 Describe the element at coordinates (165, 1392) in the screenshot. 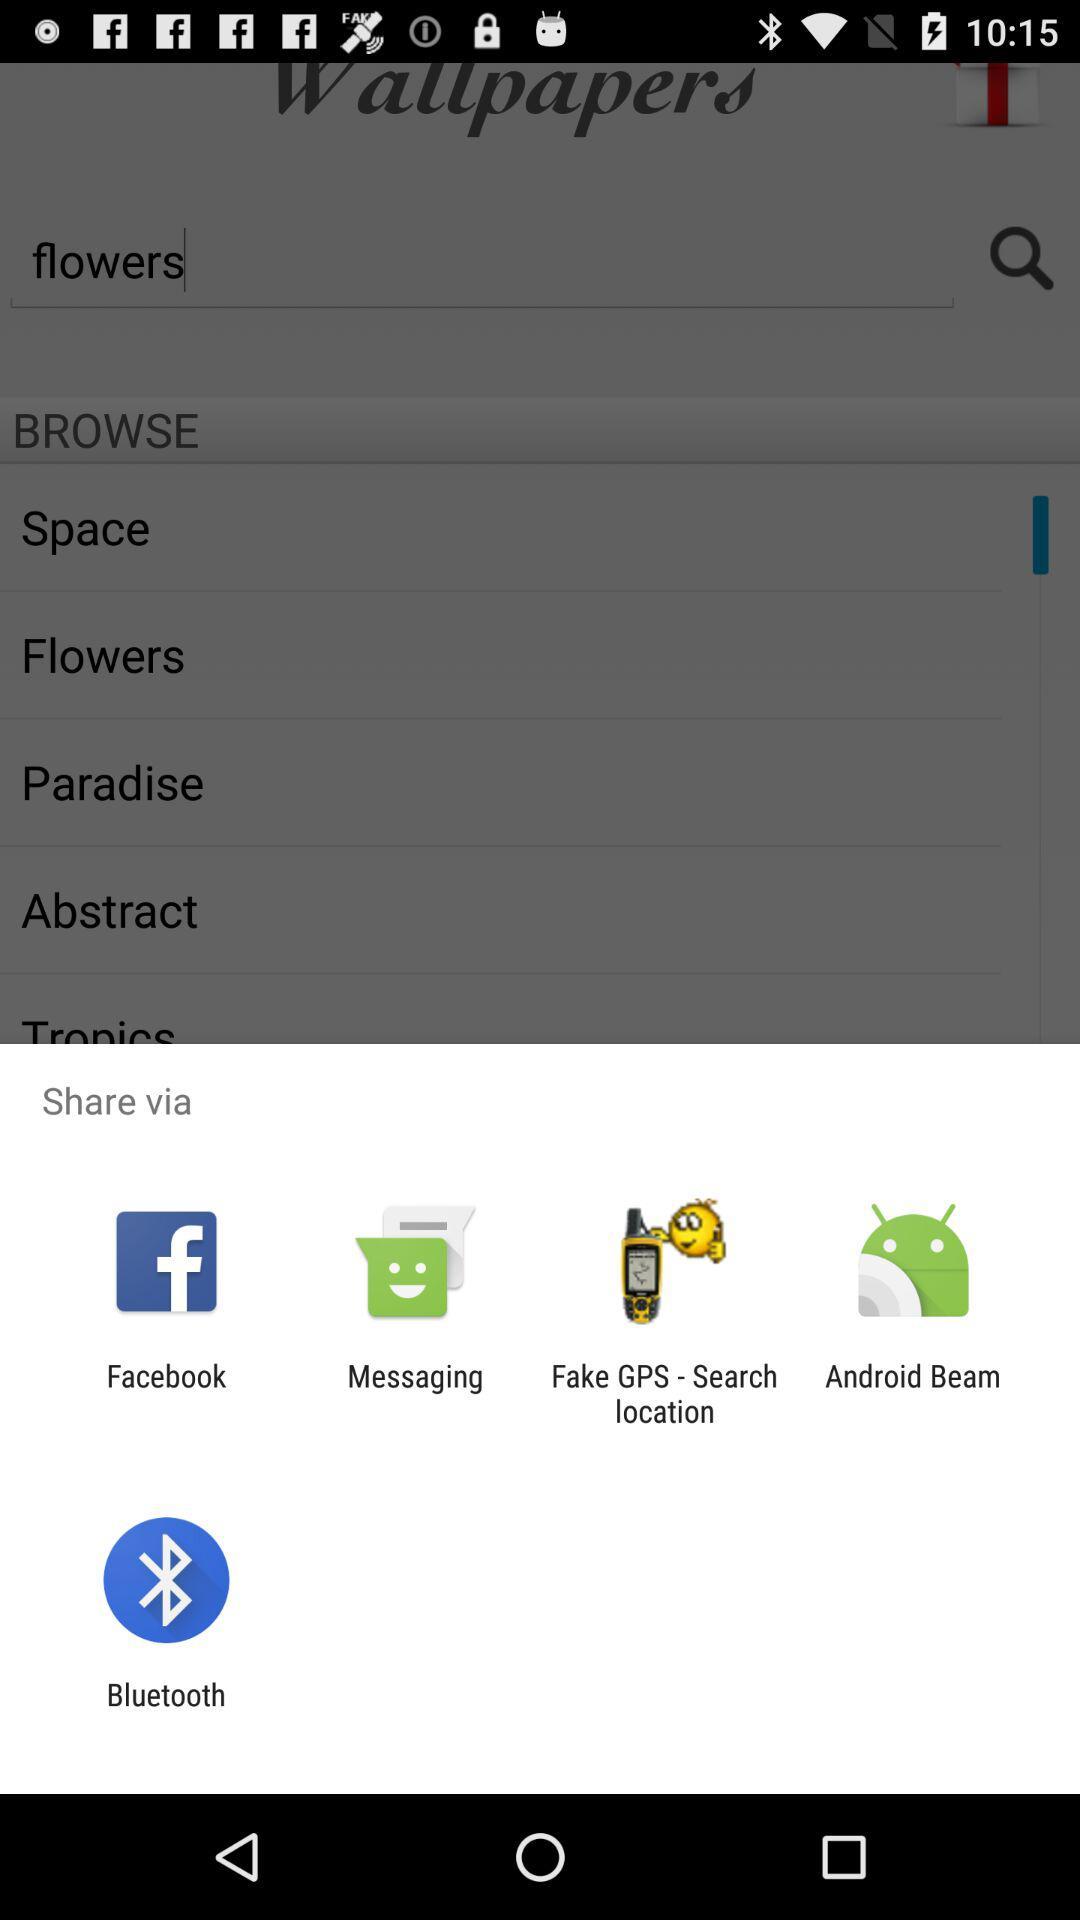

I see `the item next to the messaging` at that location.